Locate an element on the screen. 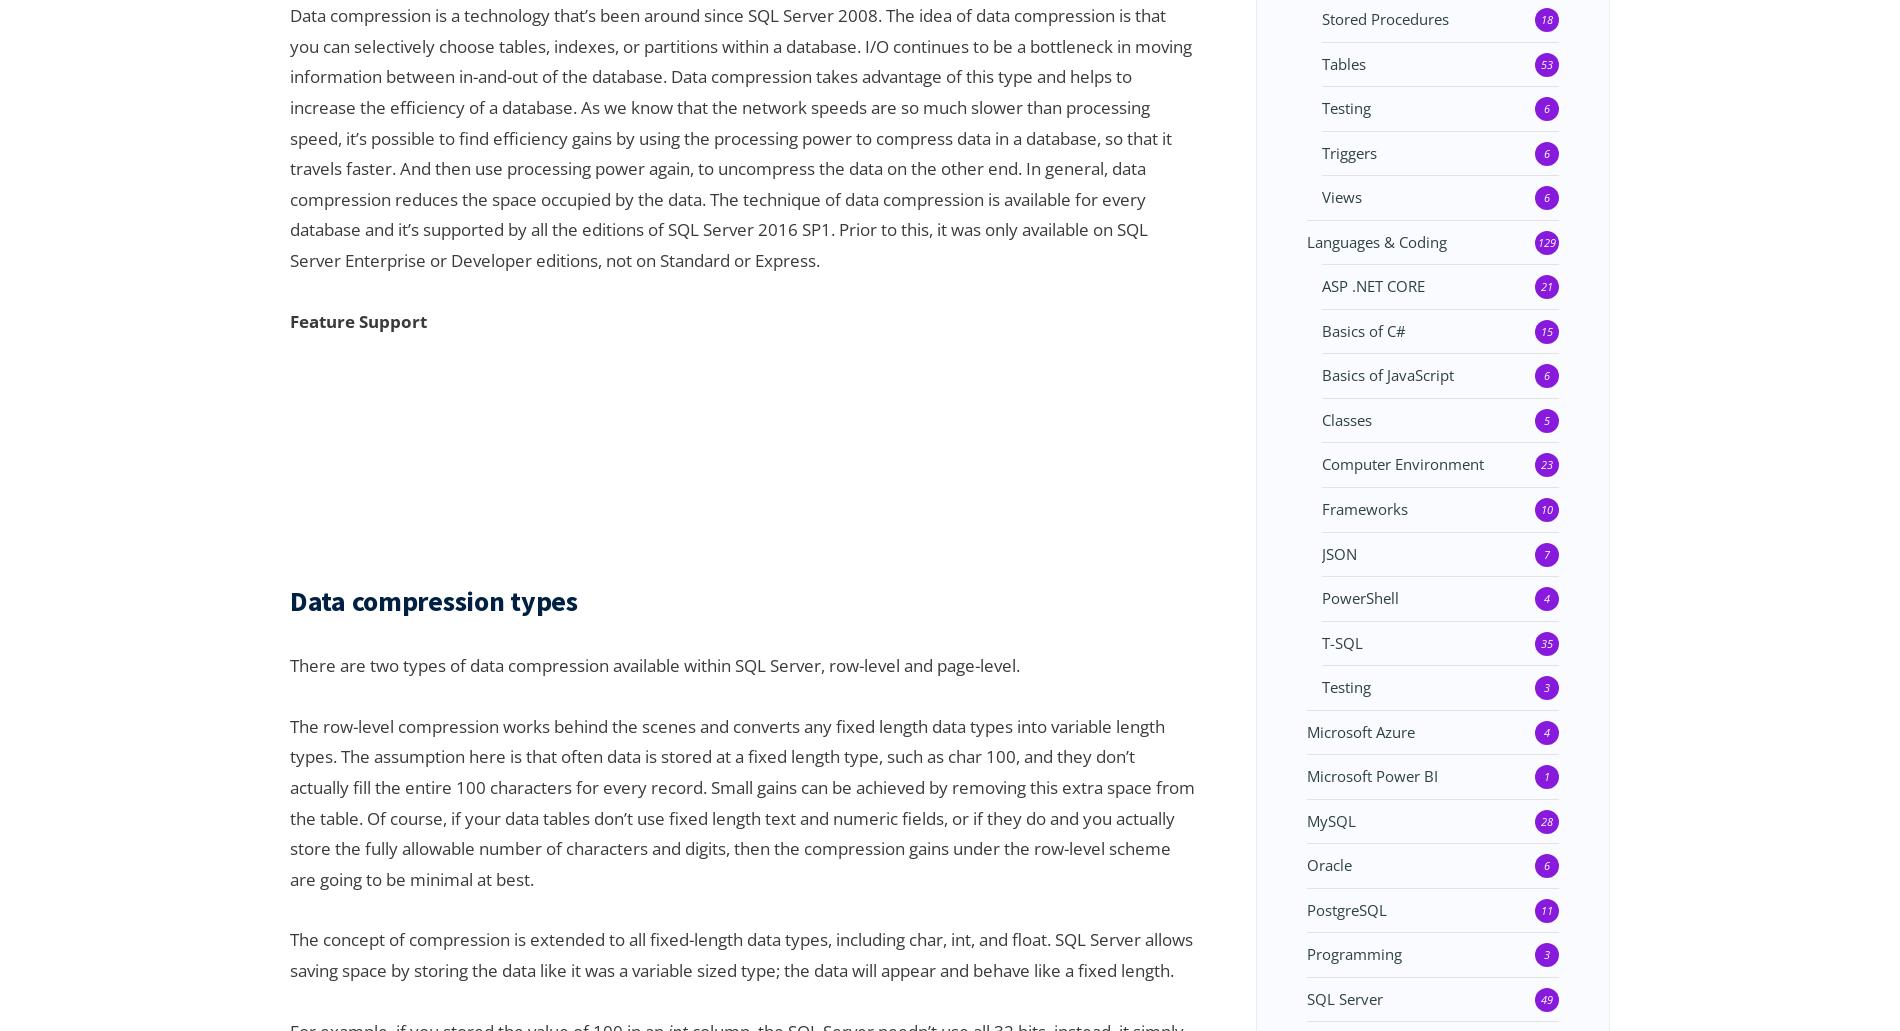 The image size is (1900, 1031). 'ASP .NET CORE' is located at coordinates (1321, 285).